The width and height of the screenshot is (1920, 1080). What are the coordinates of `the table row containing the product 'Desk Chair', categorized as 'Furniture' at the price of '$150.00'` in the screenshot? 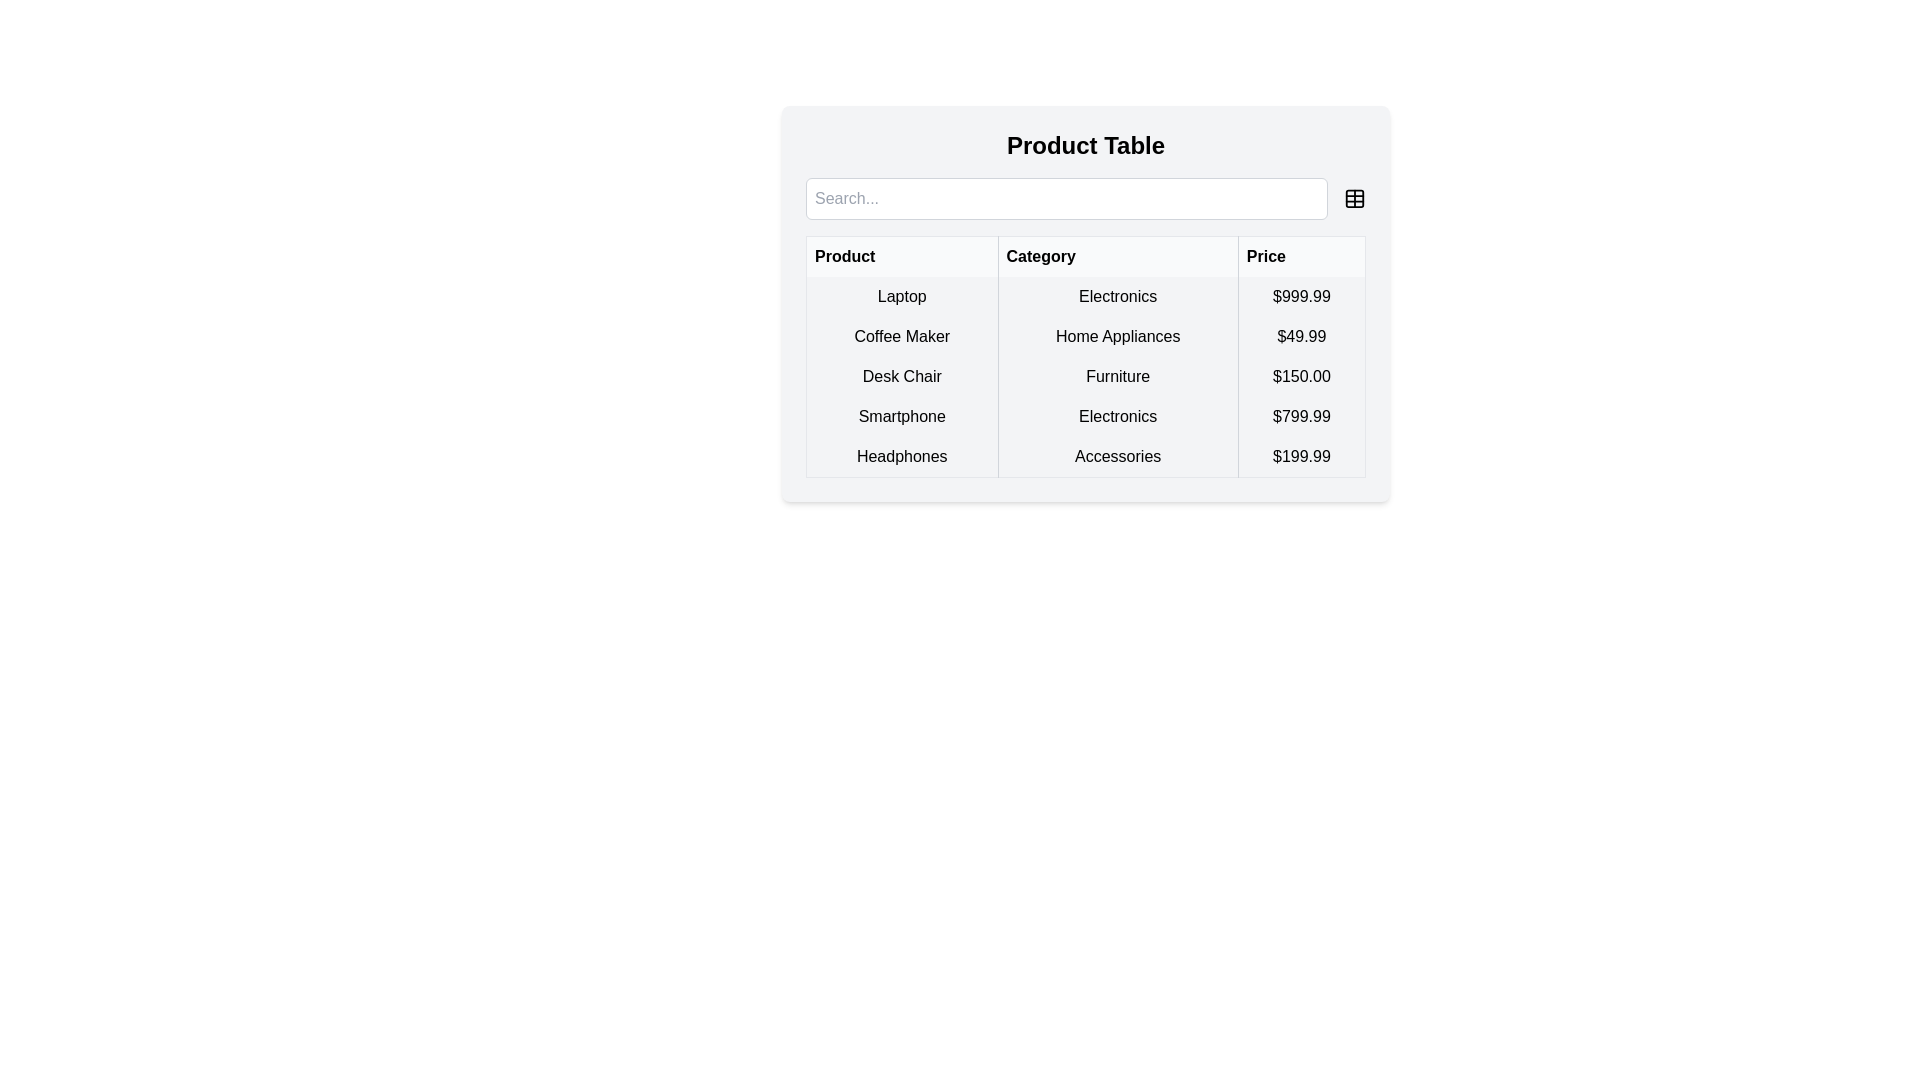 It's located at (1084, 377).